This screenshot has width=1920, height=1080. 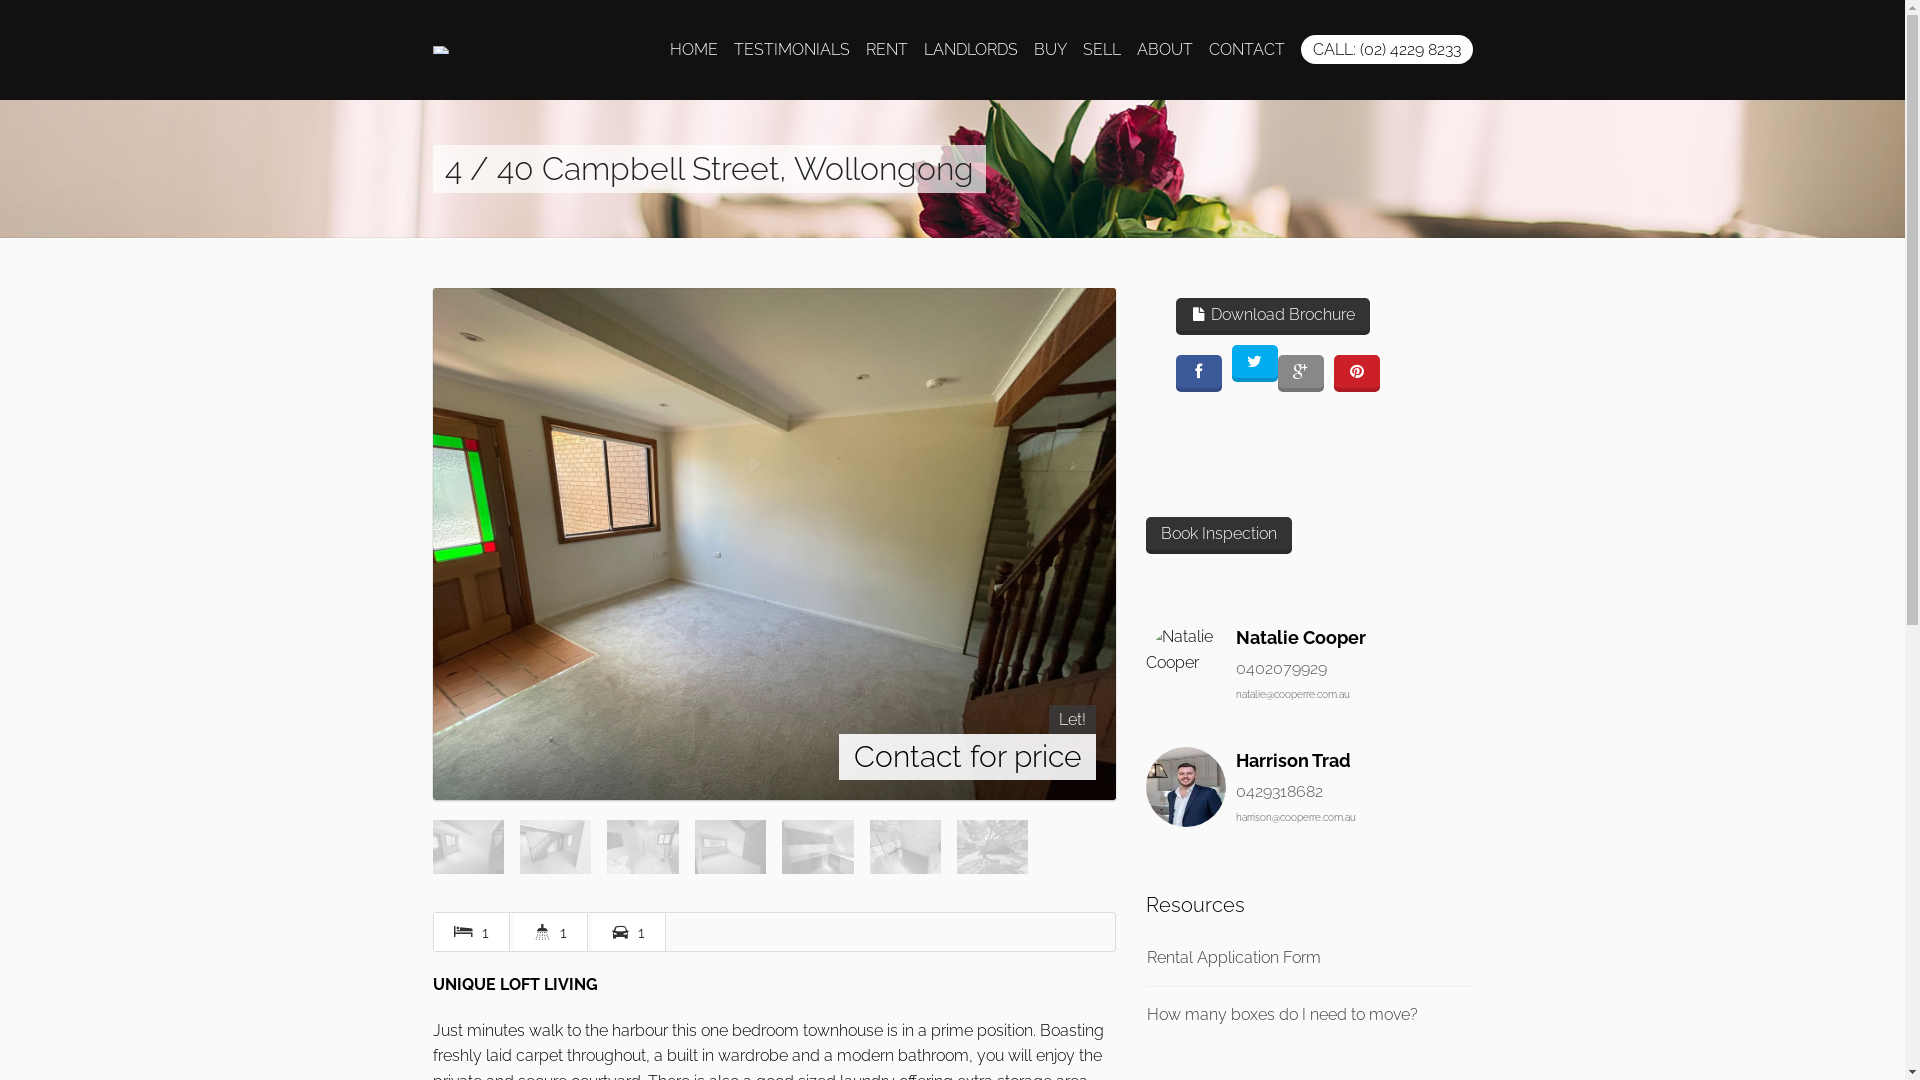 I want to click on 'HOME', so click(x=694, y=49).